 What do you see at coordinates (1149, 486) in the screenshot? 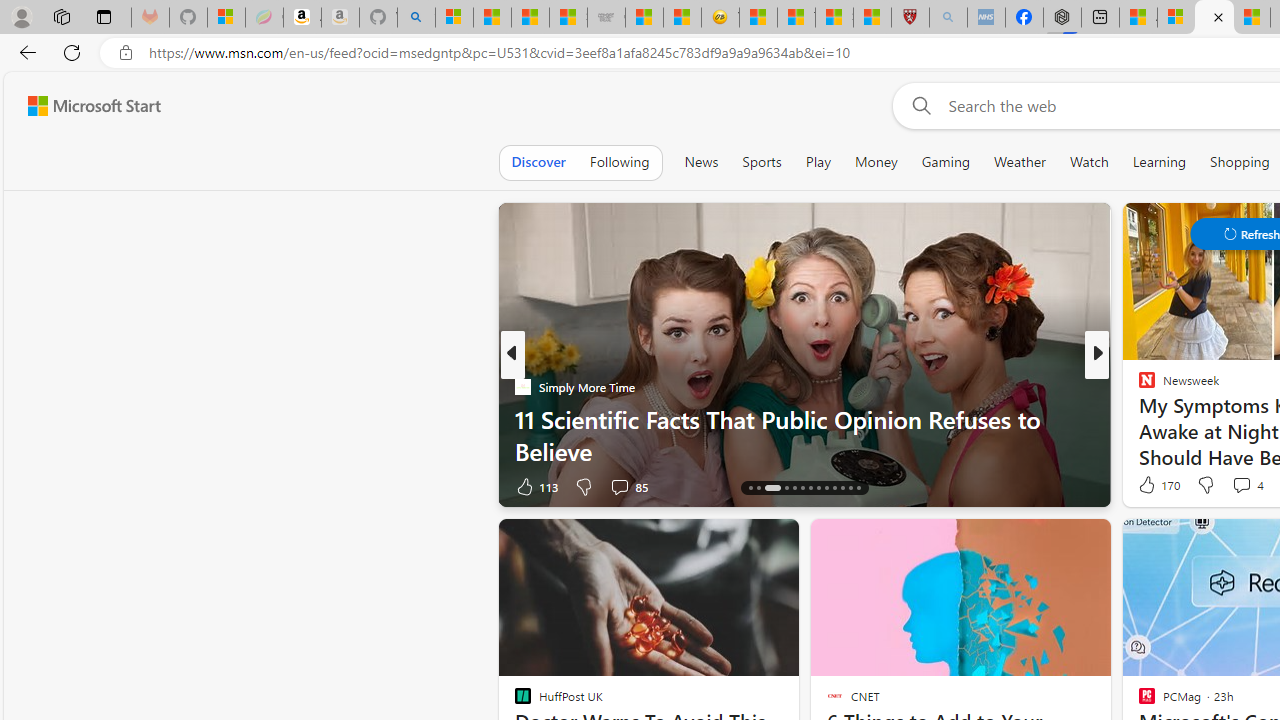
I see `'76 Like'` at bounding box center [1149, 486].